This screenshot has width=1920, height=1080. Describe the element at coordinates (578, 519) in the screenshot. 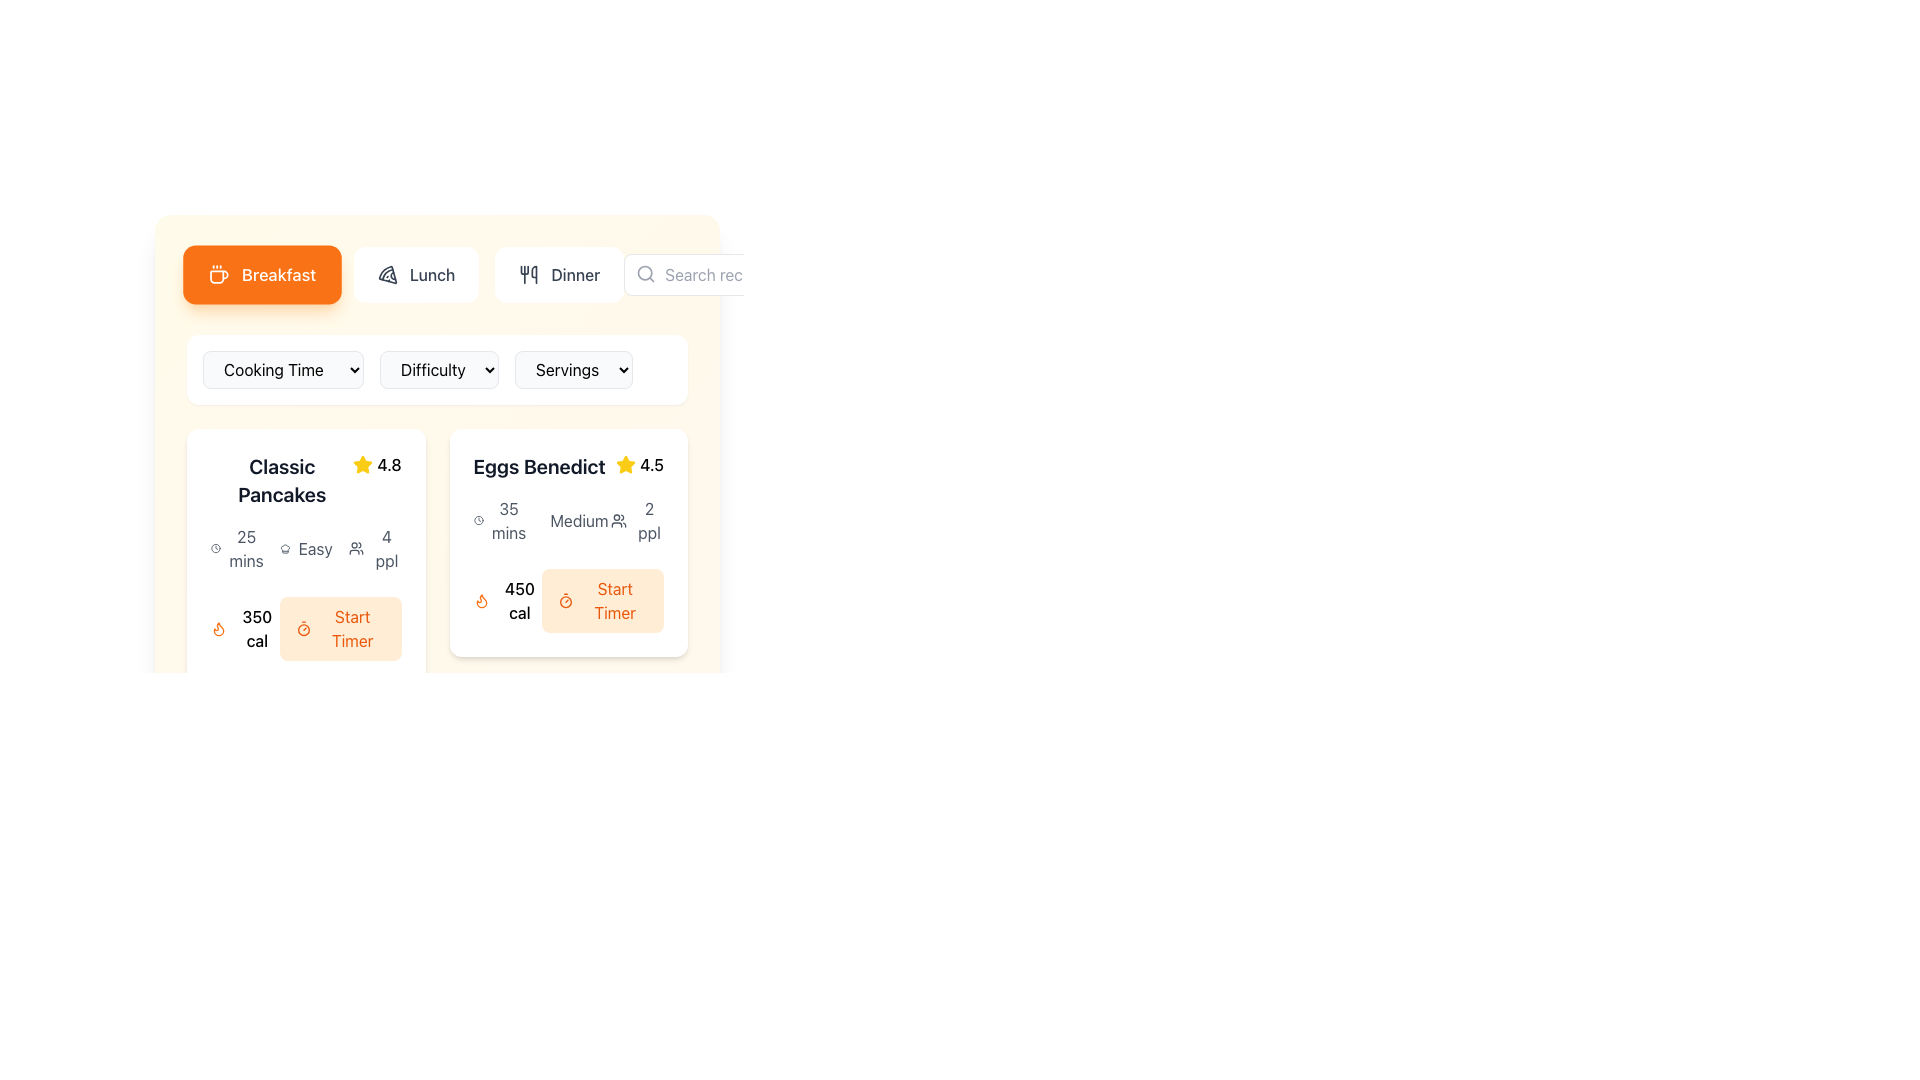

I see `the 'Medium' text label styled in gray, located at the bottom of the 'Eggs Benedict' recipe card, positioned under the preparation time and above the servings information` at that location.